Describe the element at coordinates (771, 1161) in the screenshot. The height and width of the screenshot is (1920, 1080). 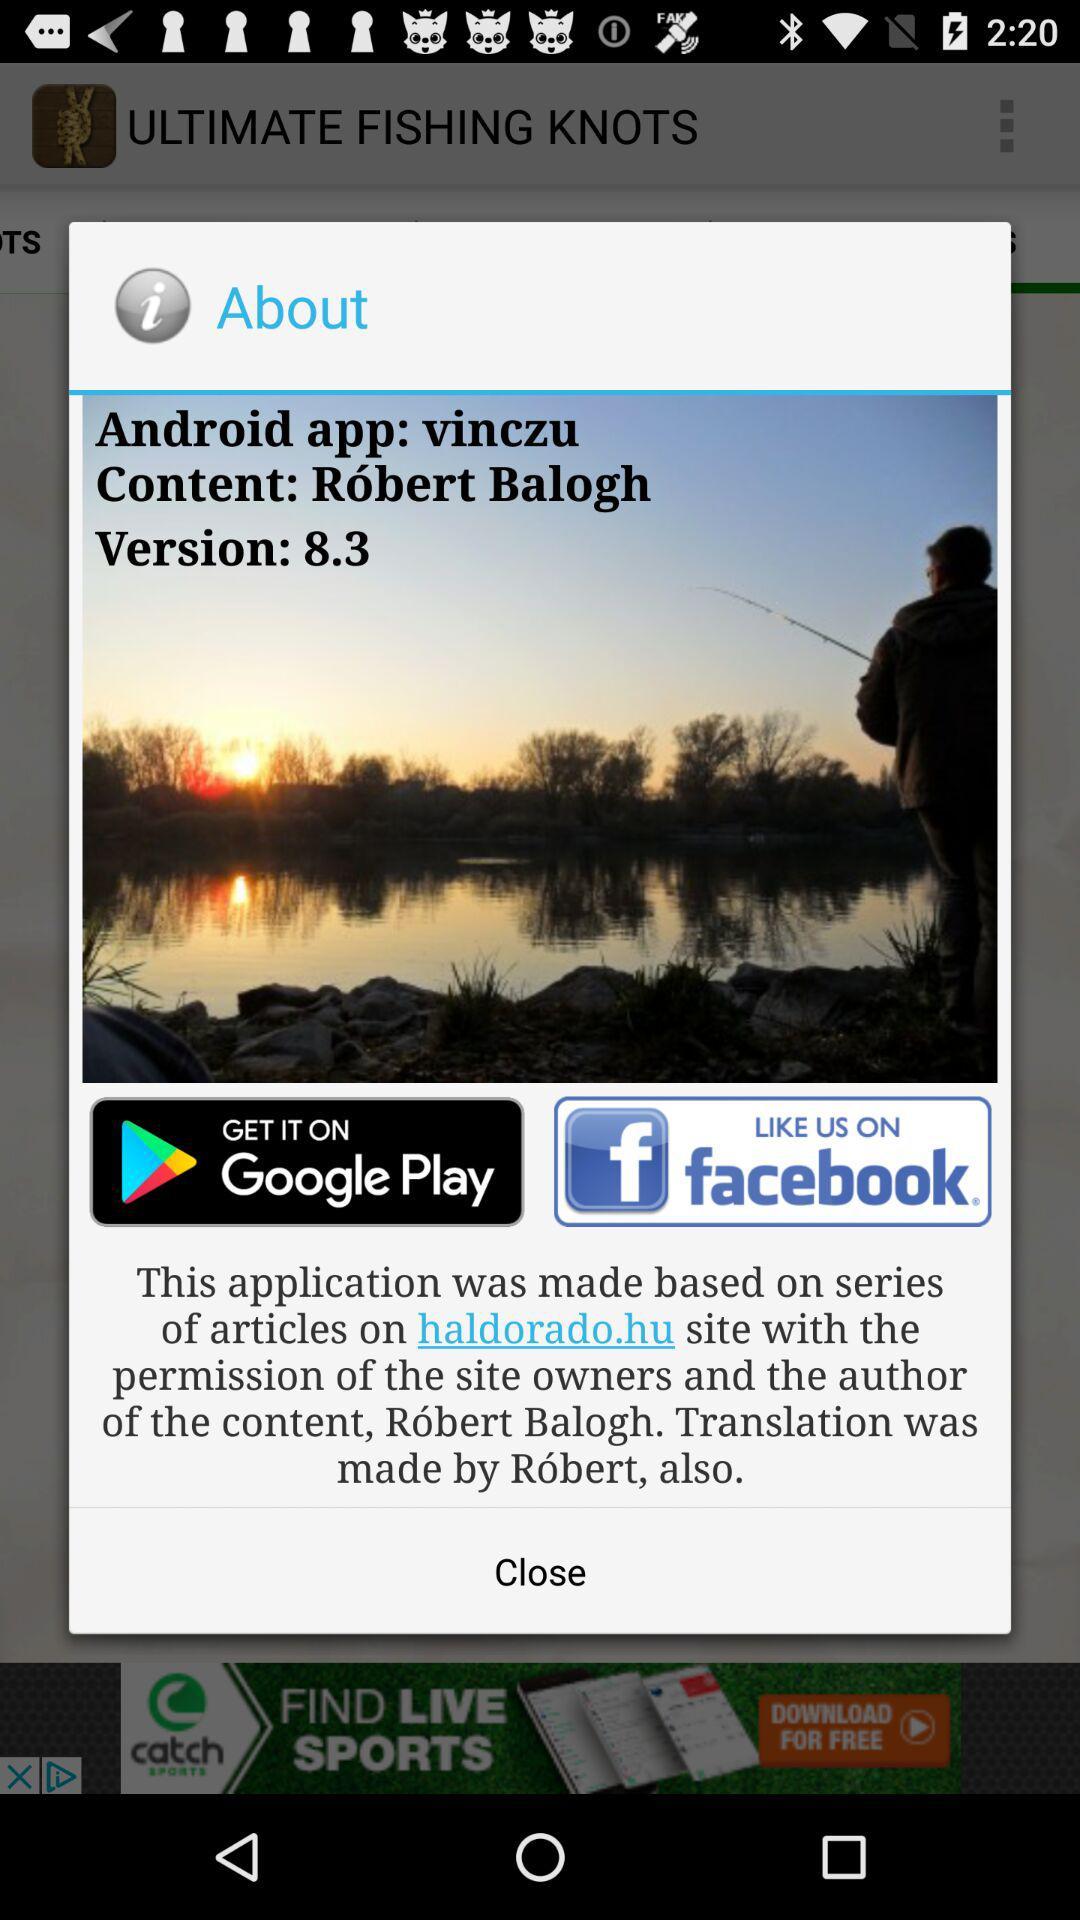
I see `the facebook` at that location.